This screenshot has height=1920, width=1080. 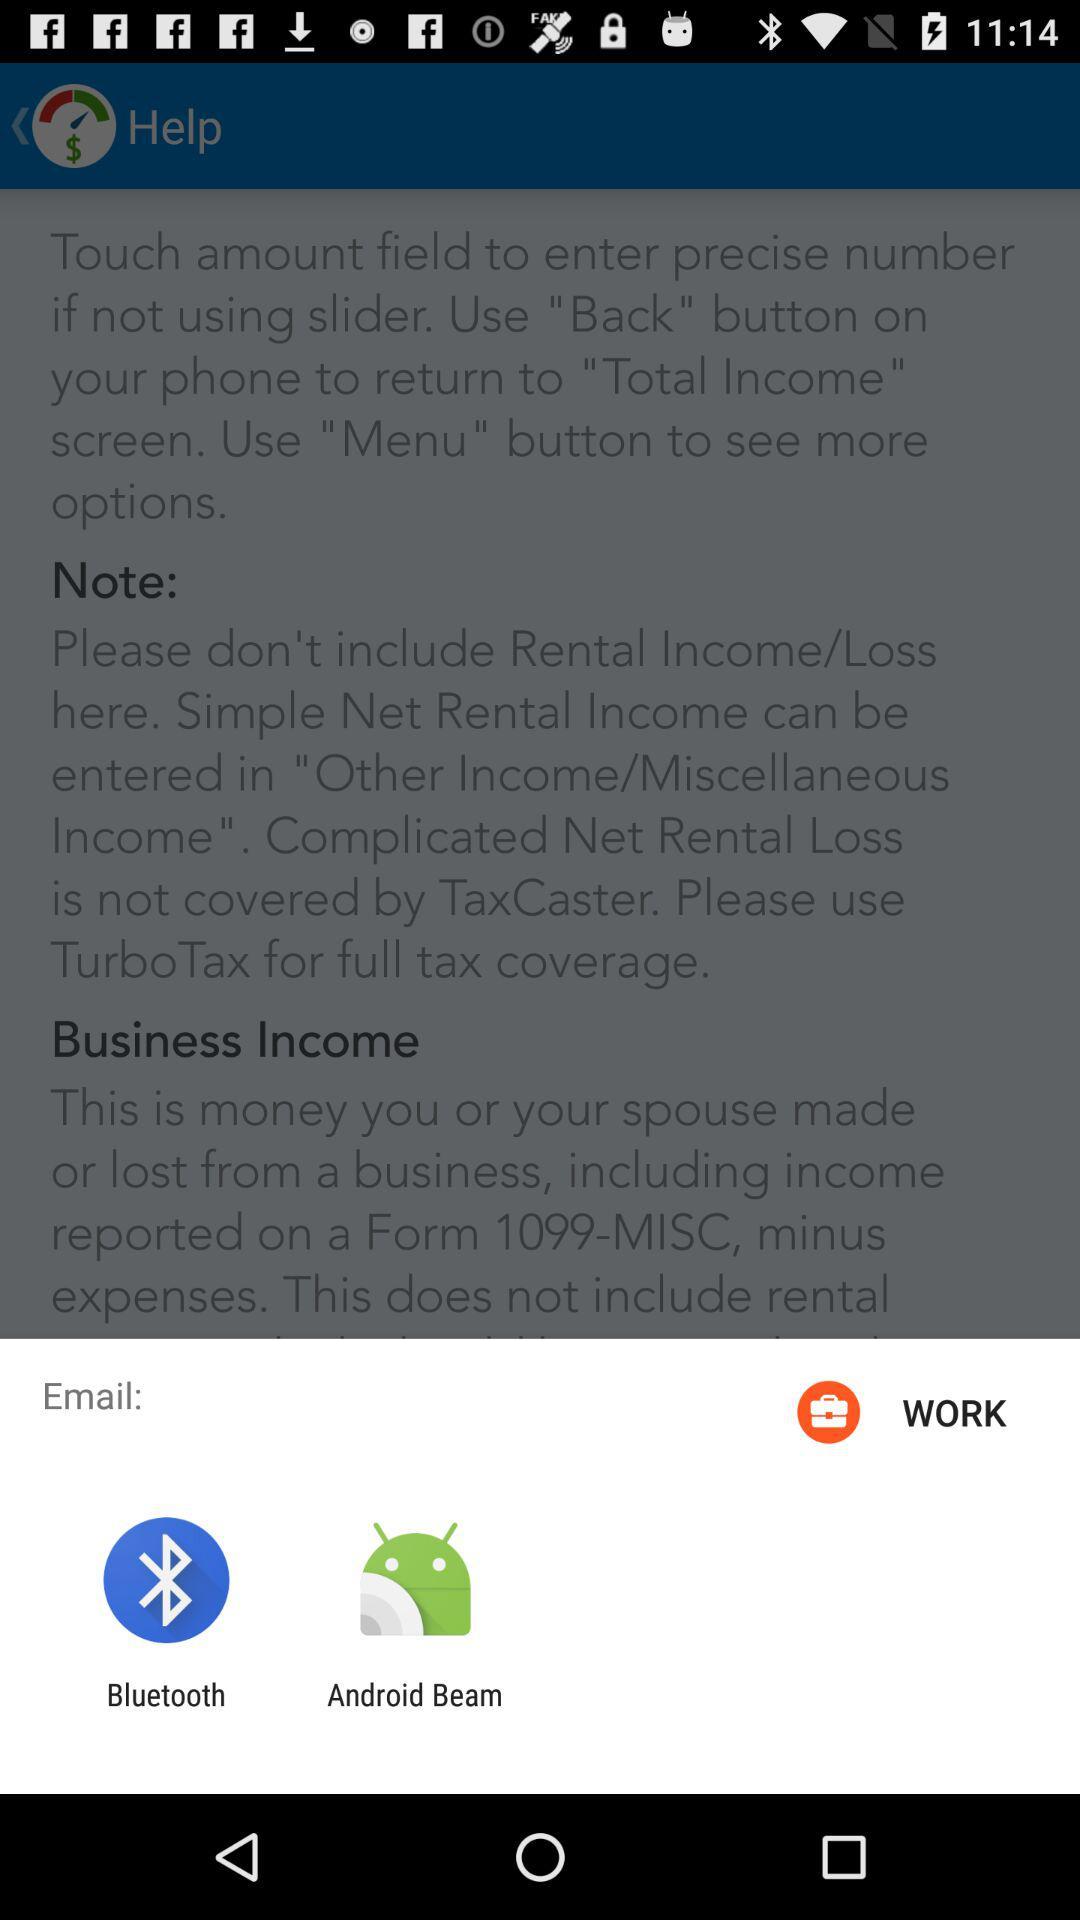 What do you see at coordinates (165, 1711) in the screenshot?
I see `item next to android beam app` at bounding box center [165, 1711].